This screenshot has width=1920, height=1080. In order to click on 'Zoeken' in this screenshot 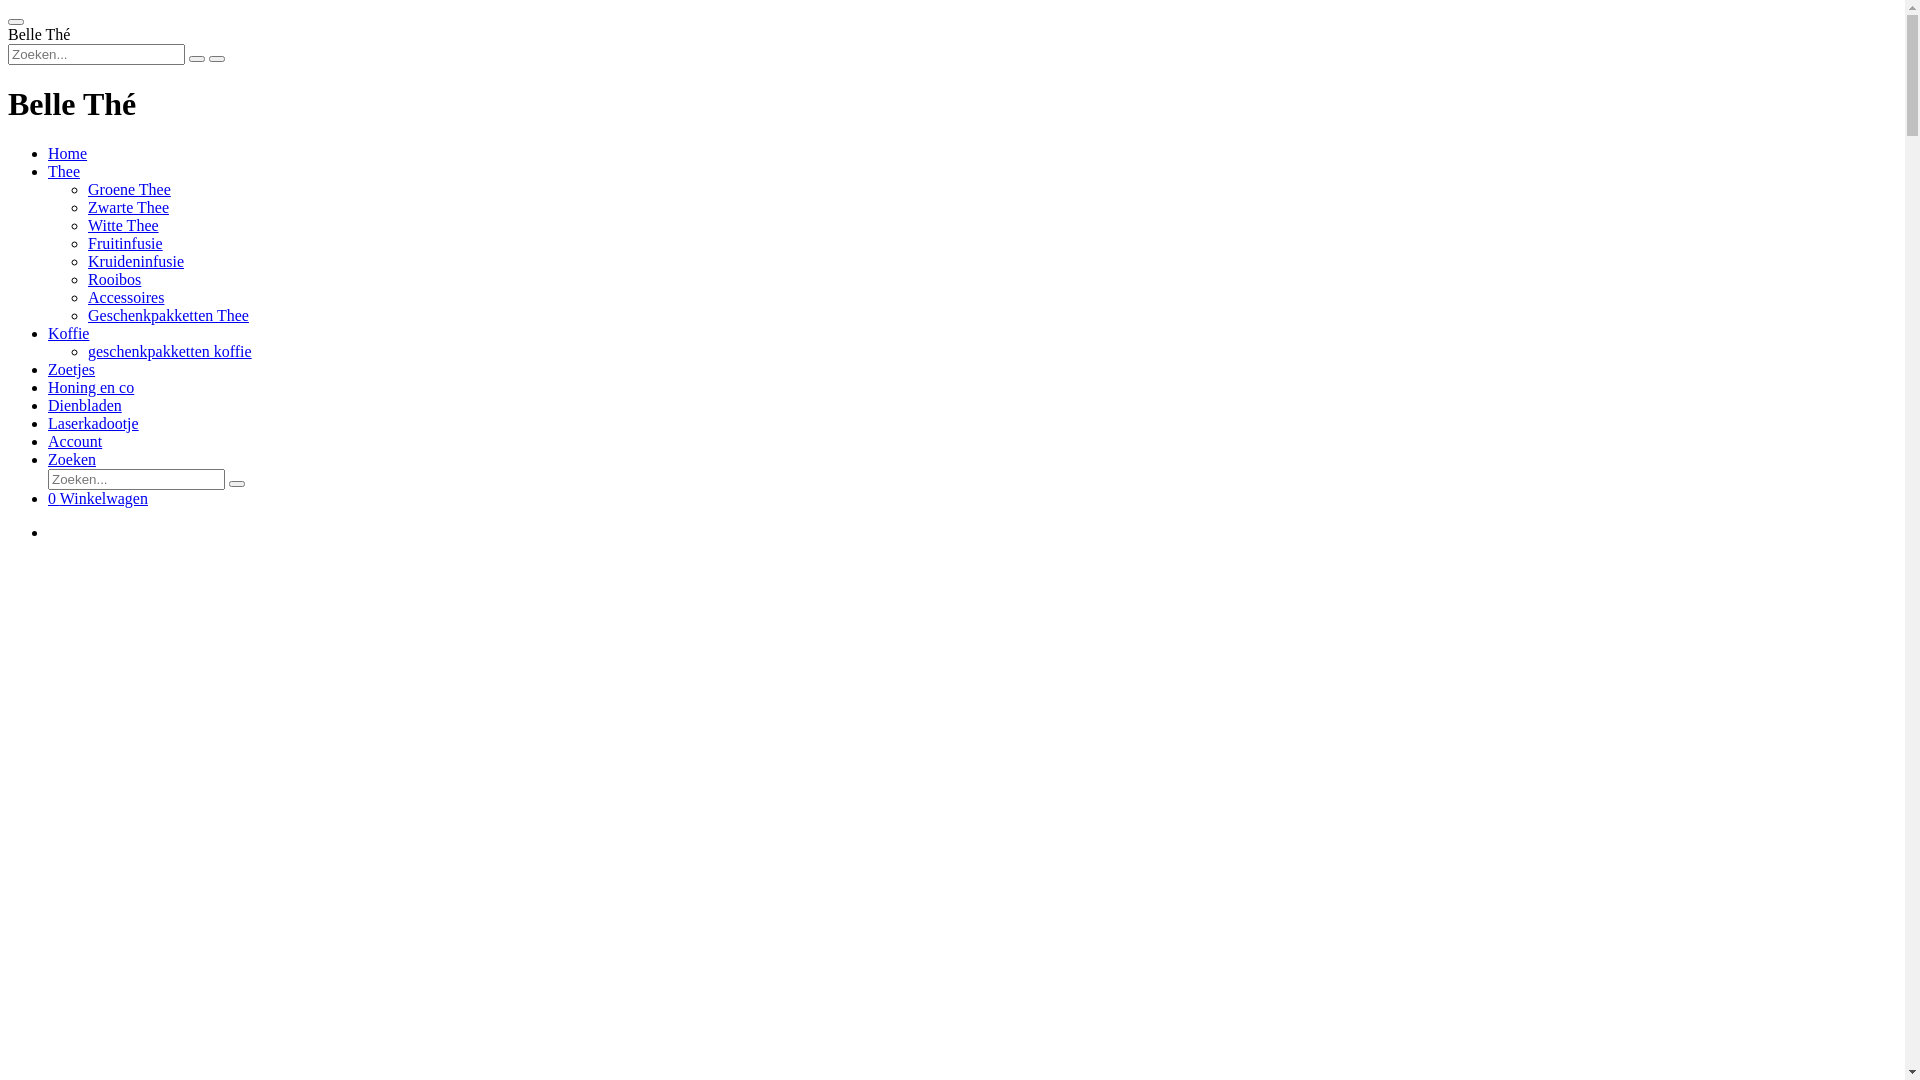, I will do `click(48, 459)`.